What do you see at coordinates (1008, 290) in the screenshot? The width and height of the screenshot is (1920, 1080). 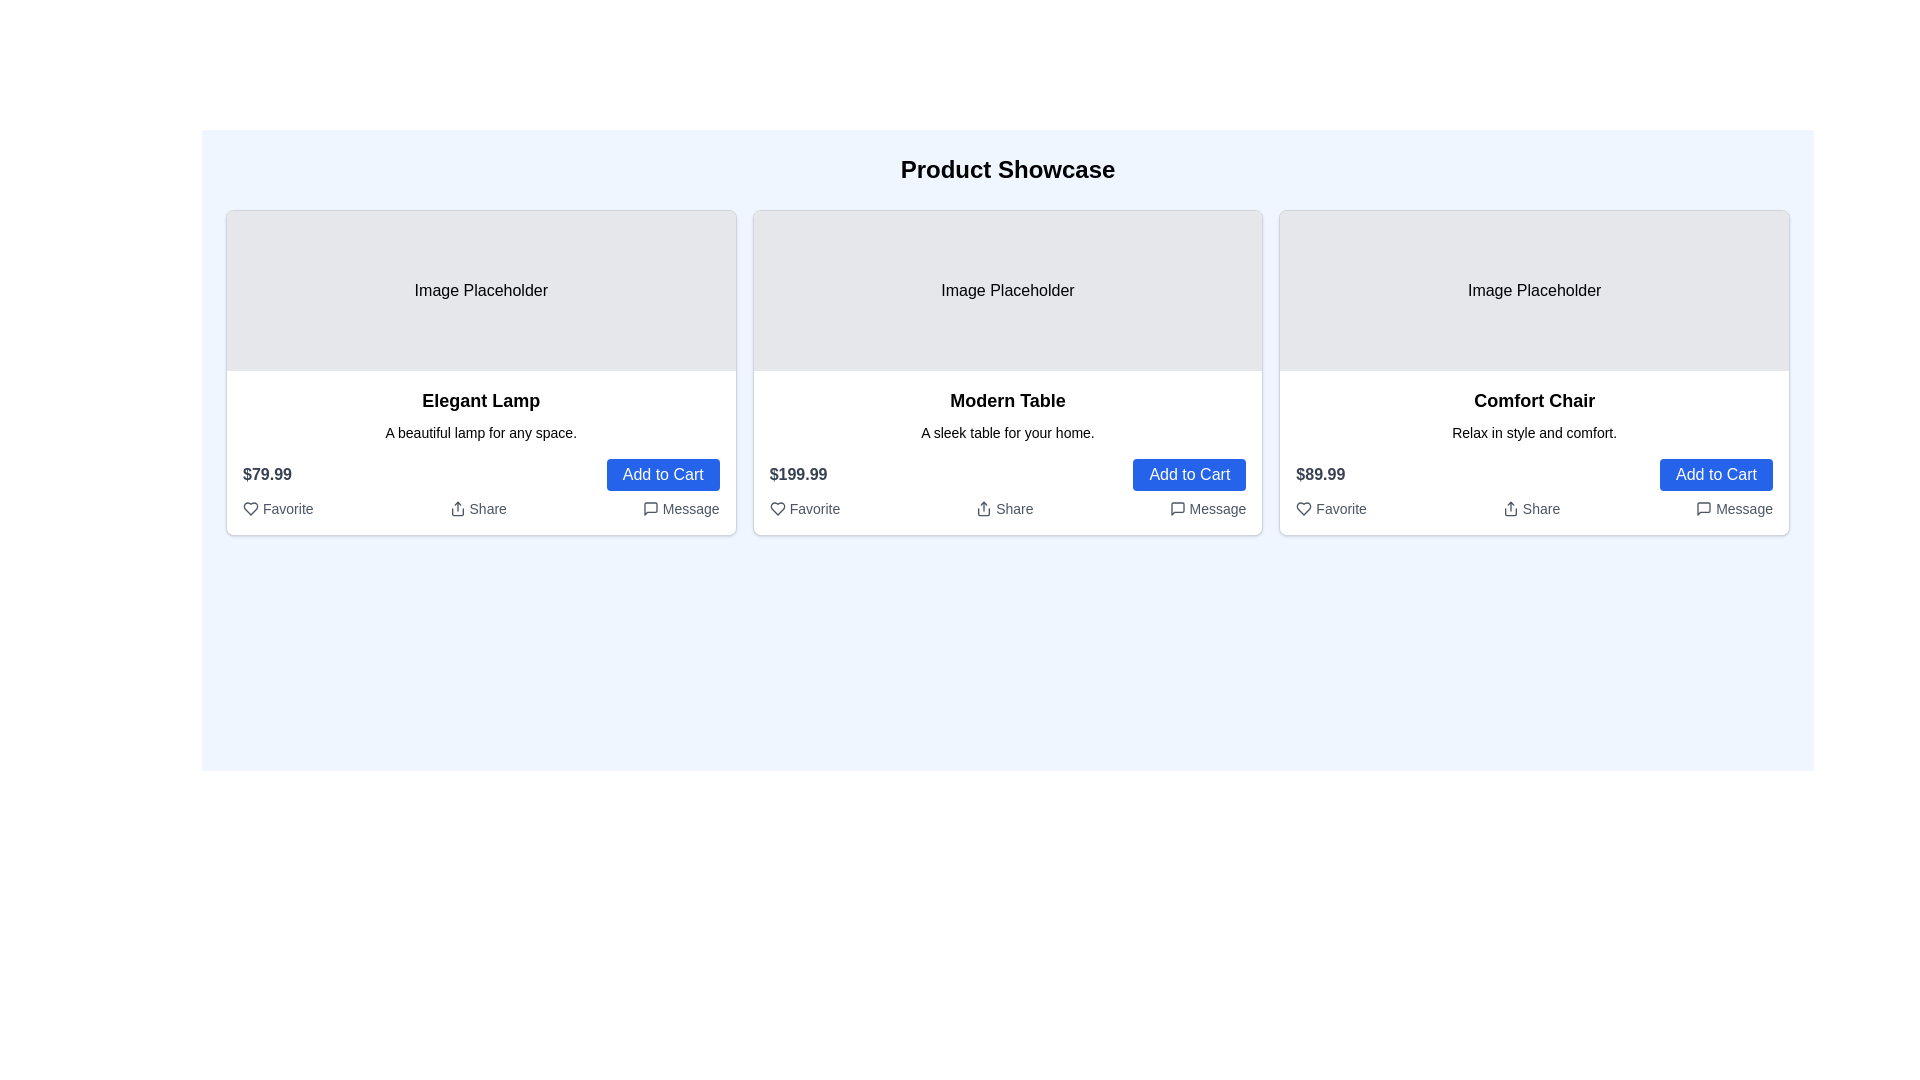 I see `the text label displaying 'Image Placeholder', which is located in the top section of the middle panel above the product name 'Modern Table'` at bounding box center [1008, 290].